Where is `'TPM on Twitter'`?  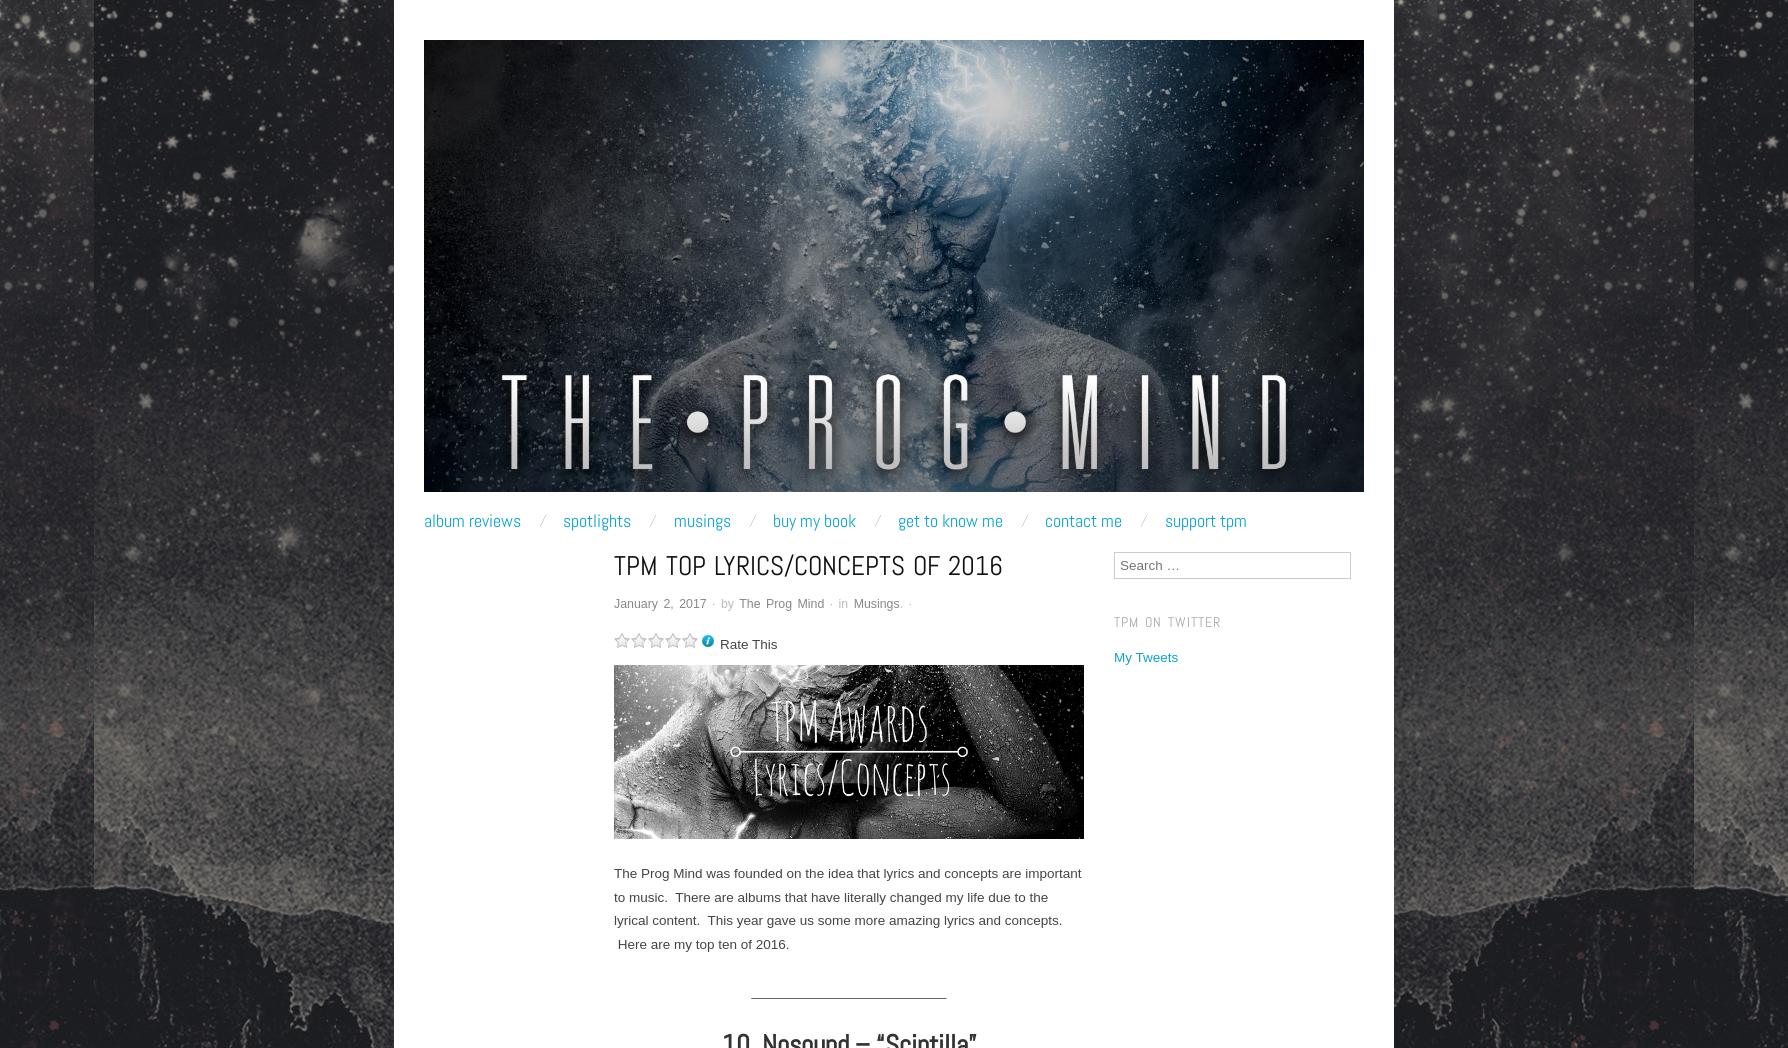 'TPM on Twitter' is located at coordinates (1113, 620).